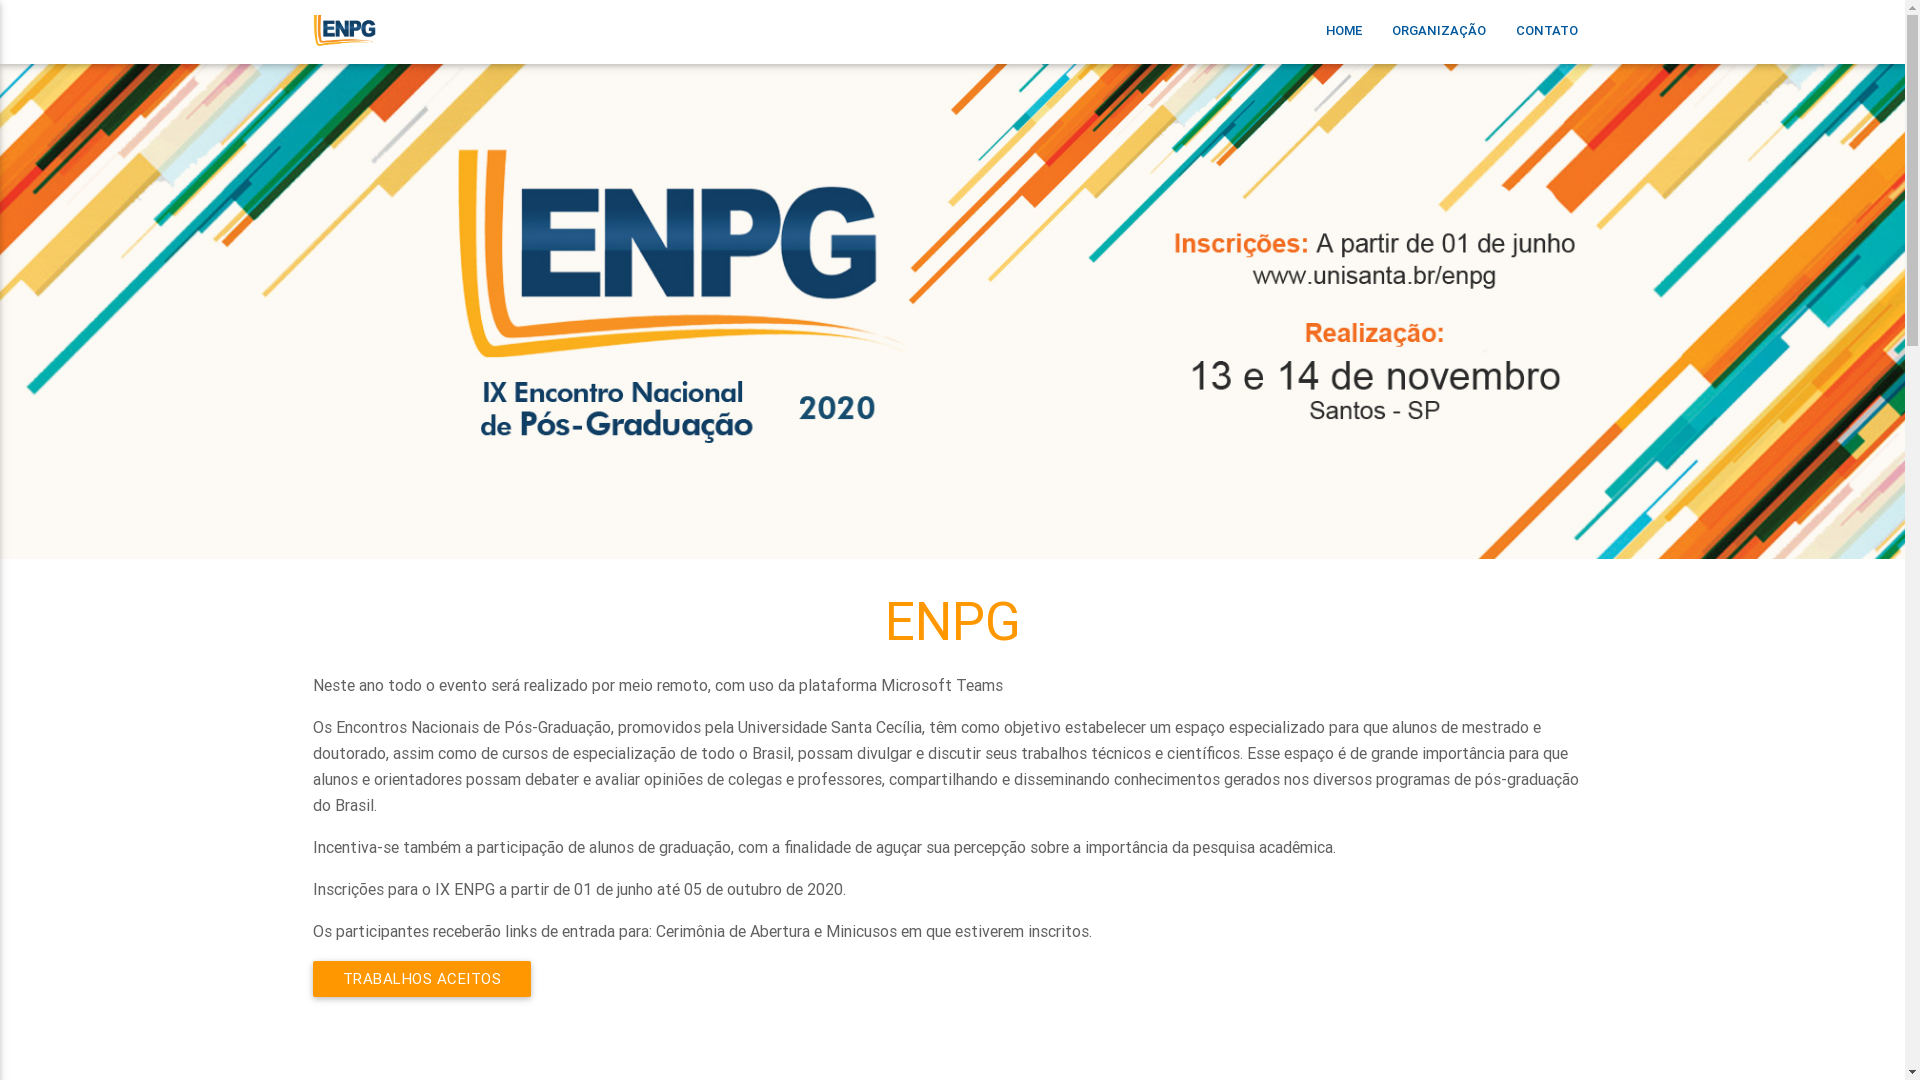 The image size is (1920, 1080). I want to click on 'ENPG', so click(344, 57).